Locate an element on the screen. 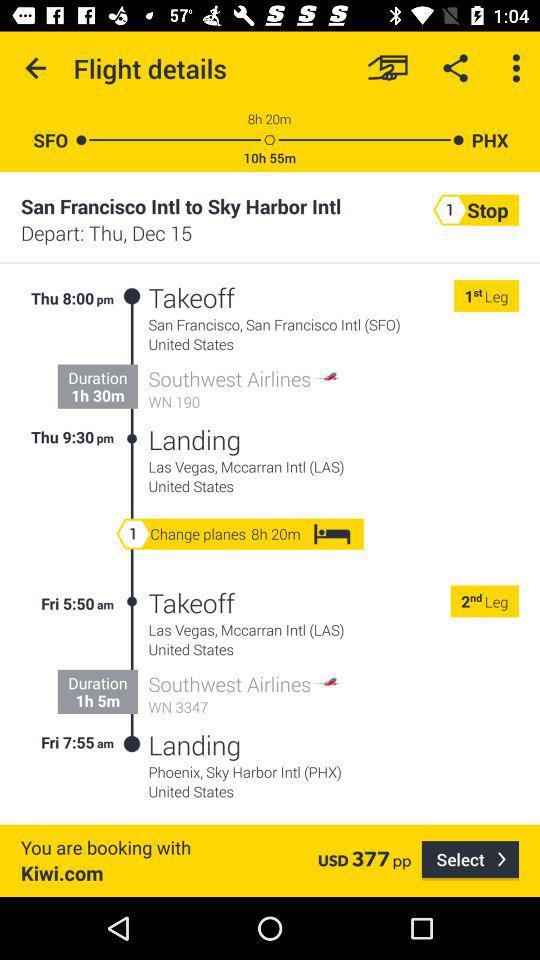 This screenshot has width=540, height=960. the icon to the left of the takeoff is located at coordinates (132, 673).